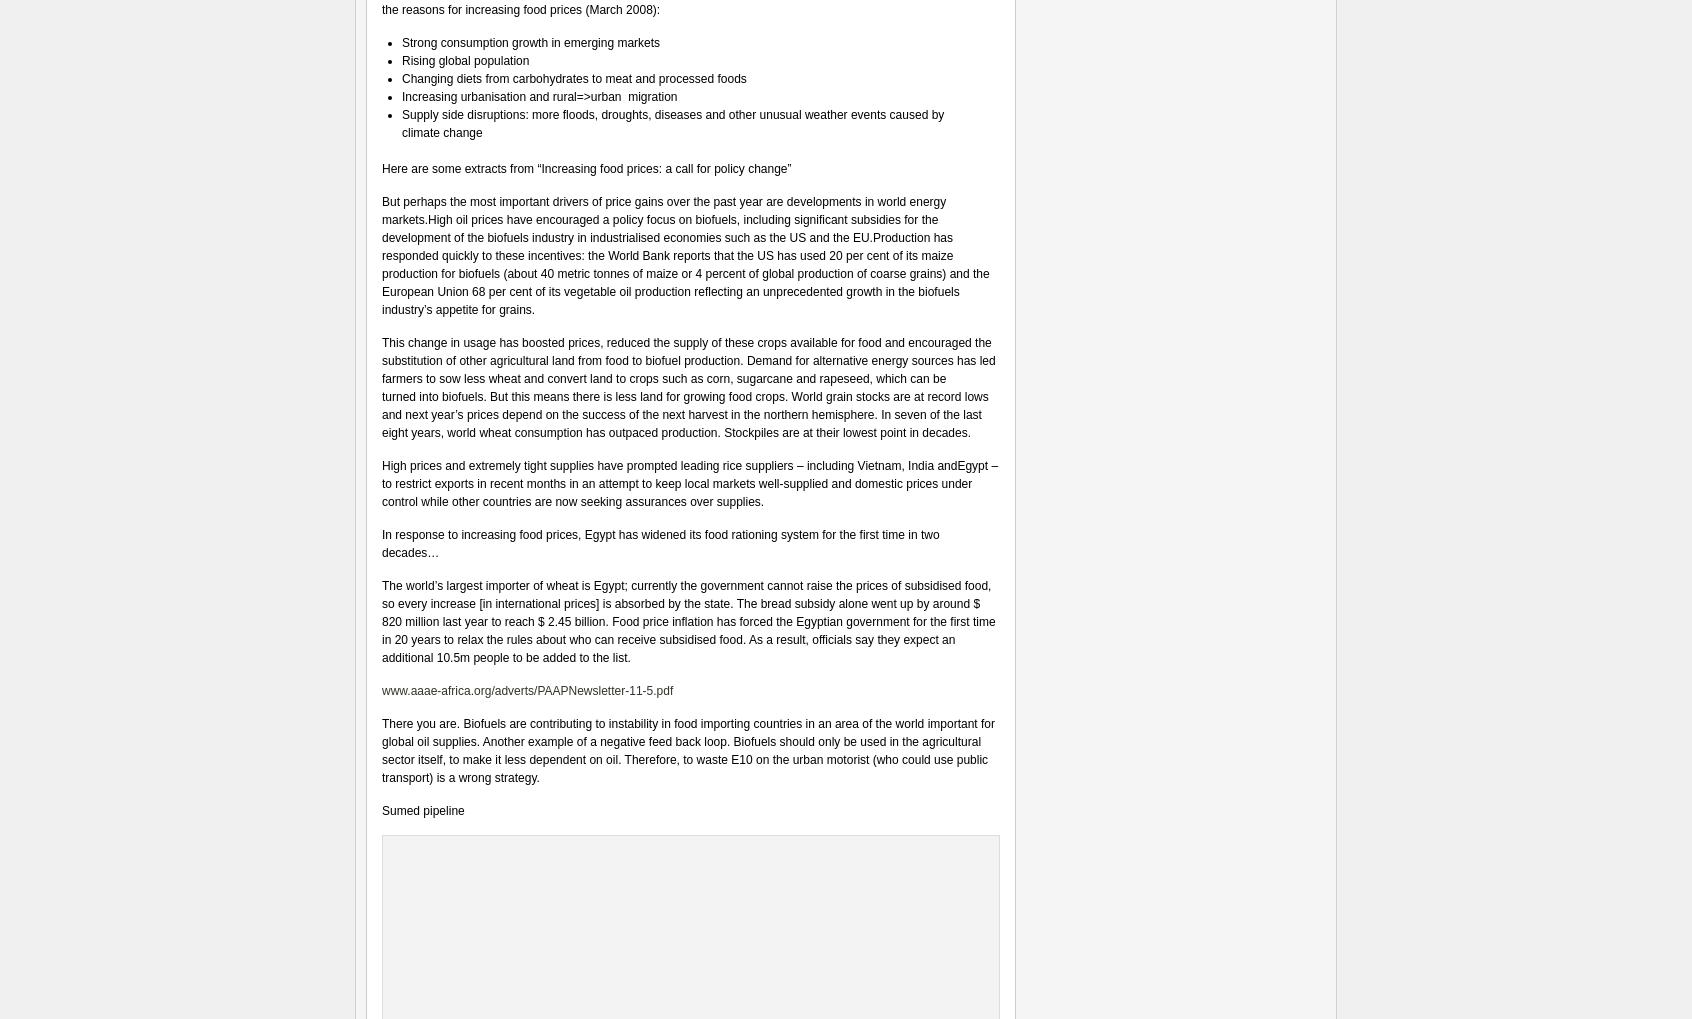  I want to click on 'But perhaps the most important drivers of price gains over the past year are developments in world energy markets.High oil prices have encouraged a policy focus on biofuels, including significant subsidies for the development of the biofuels industry in industrialised economies such as the US and the EU.Production has responded quickly to these incentives: the World Bank reports that the US has used 20 per cent of its maize production for biofuels (about 40 metric tonnes of maize or 4 percent of global production of coarse grains) and the European Union 68 per cent of its vegetable oil production reflecting an unprecedented growth in the biofuels industry’s appetite for grains.', so click(685, 255).